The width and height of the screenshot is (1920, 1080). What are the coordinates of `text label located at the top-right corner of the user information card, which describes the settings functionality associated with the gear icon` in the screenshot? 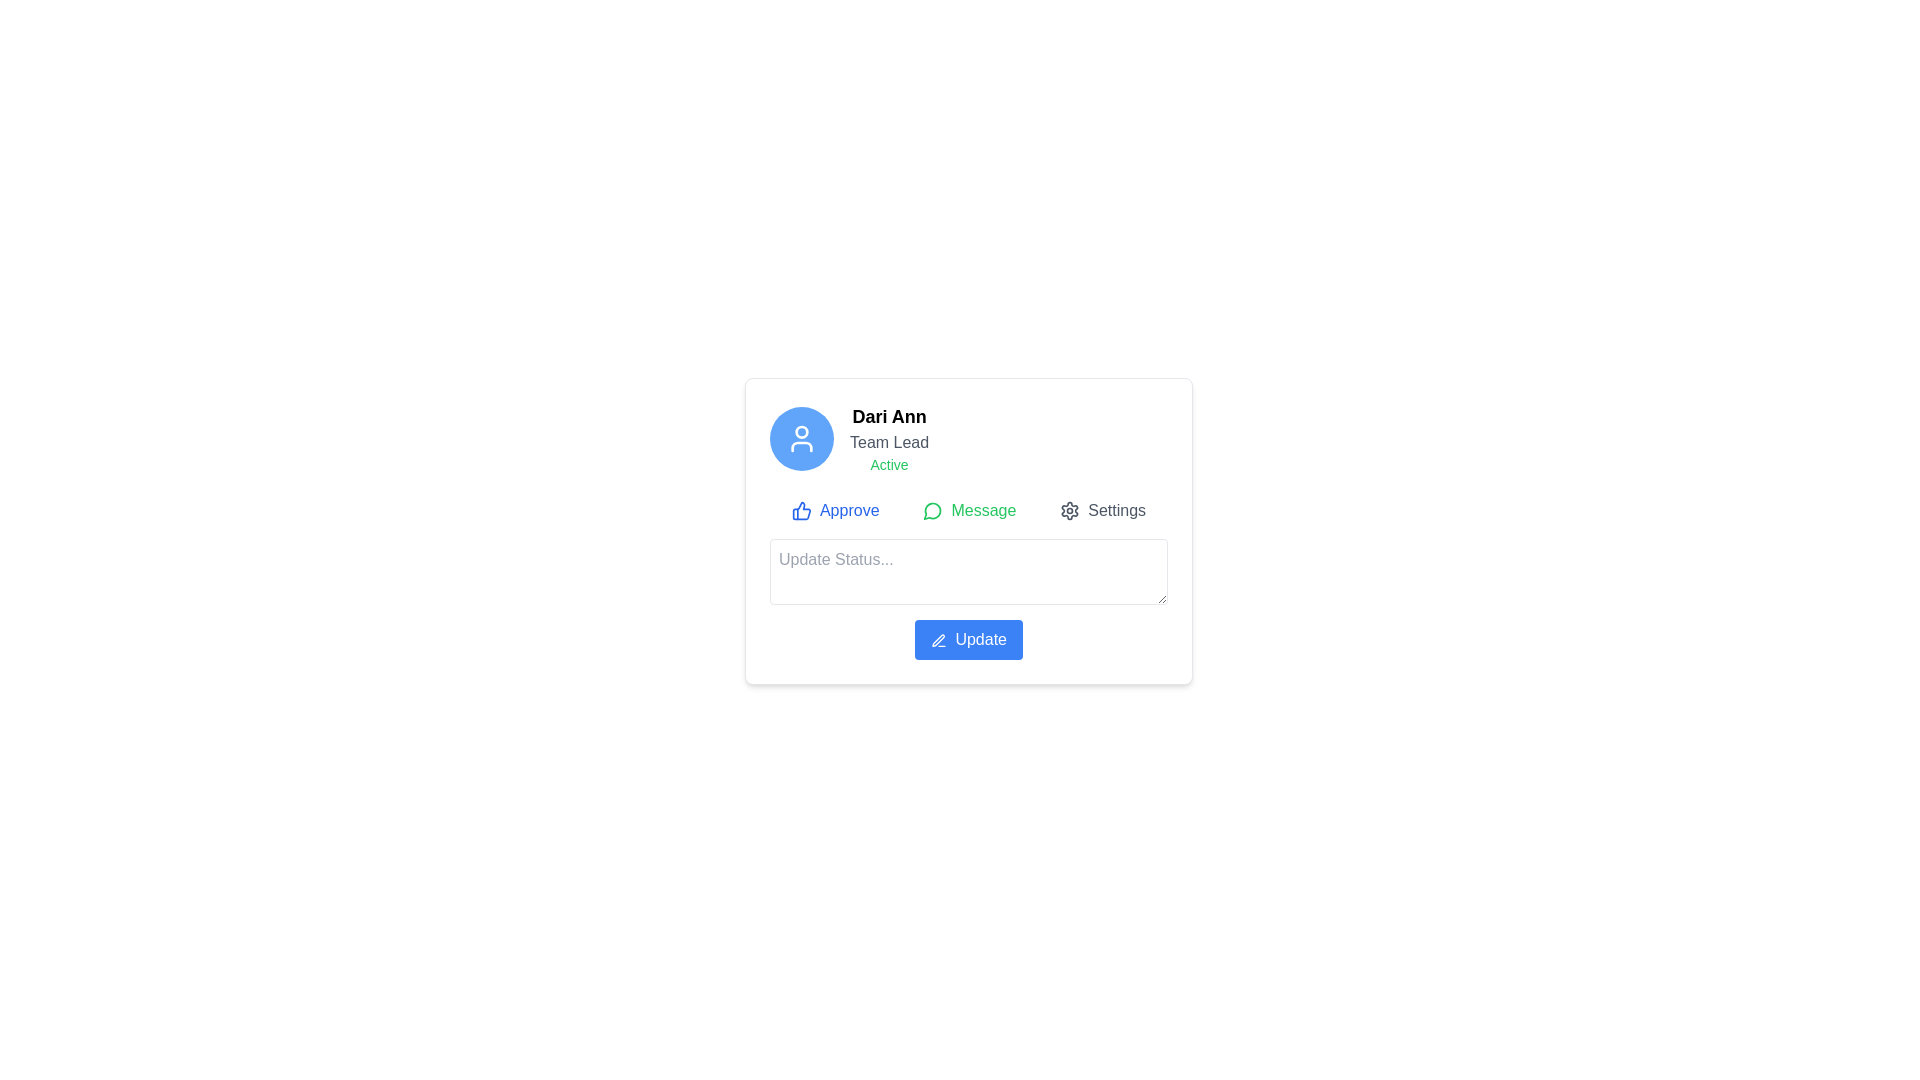 It's located at (1116, 509).